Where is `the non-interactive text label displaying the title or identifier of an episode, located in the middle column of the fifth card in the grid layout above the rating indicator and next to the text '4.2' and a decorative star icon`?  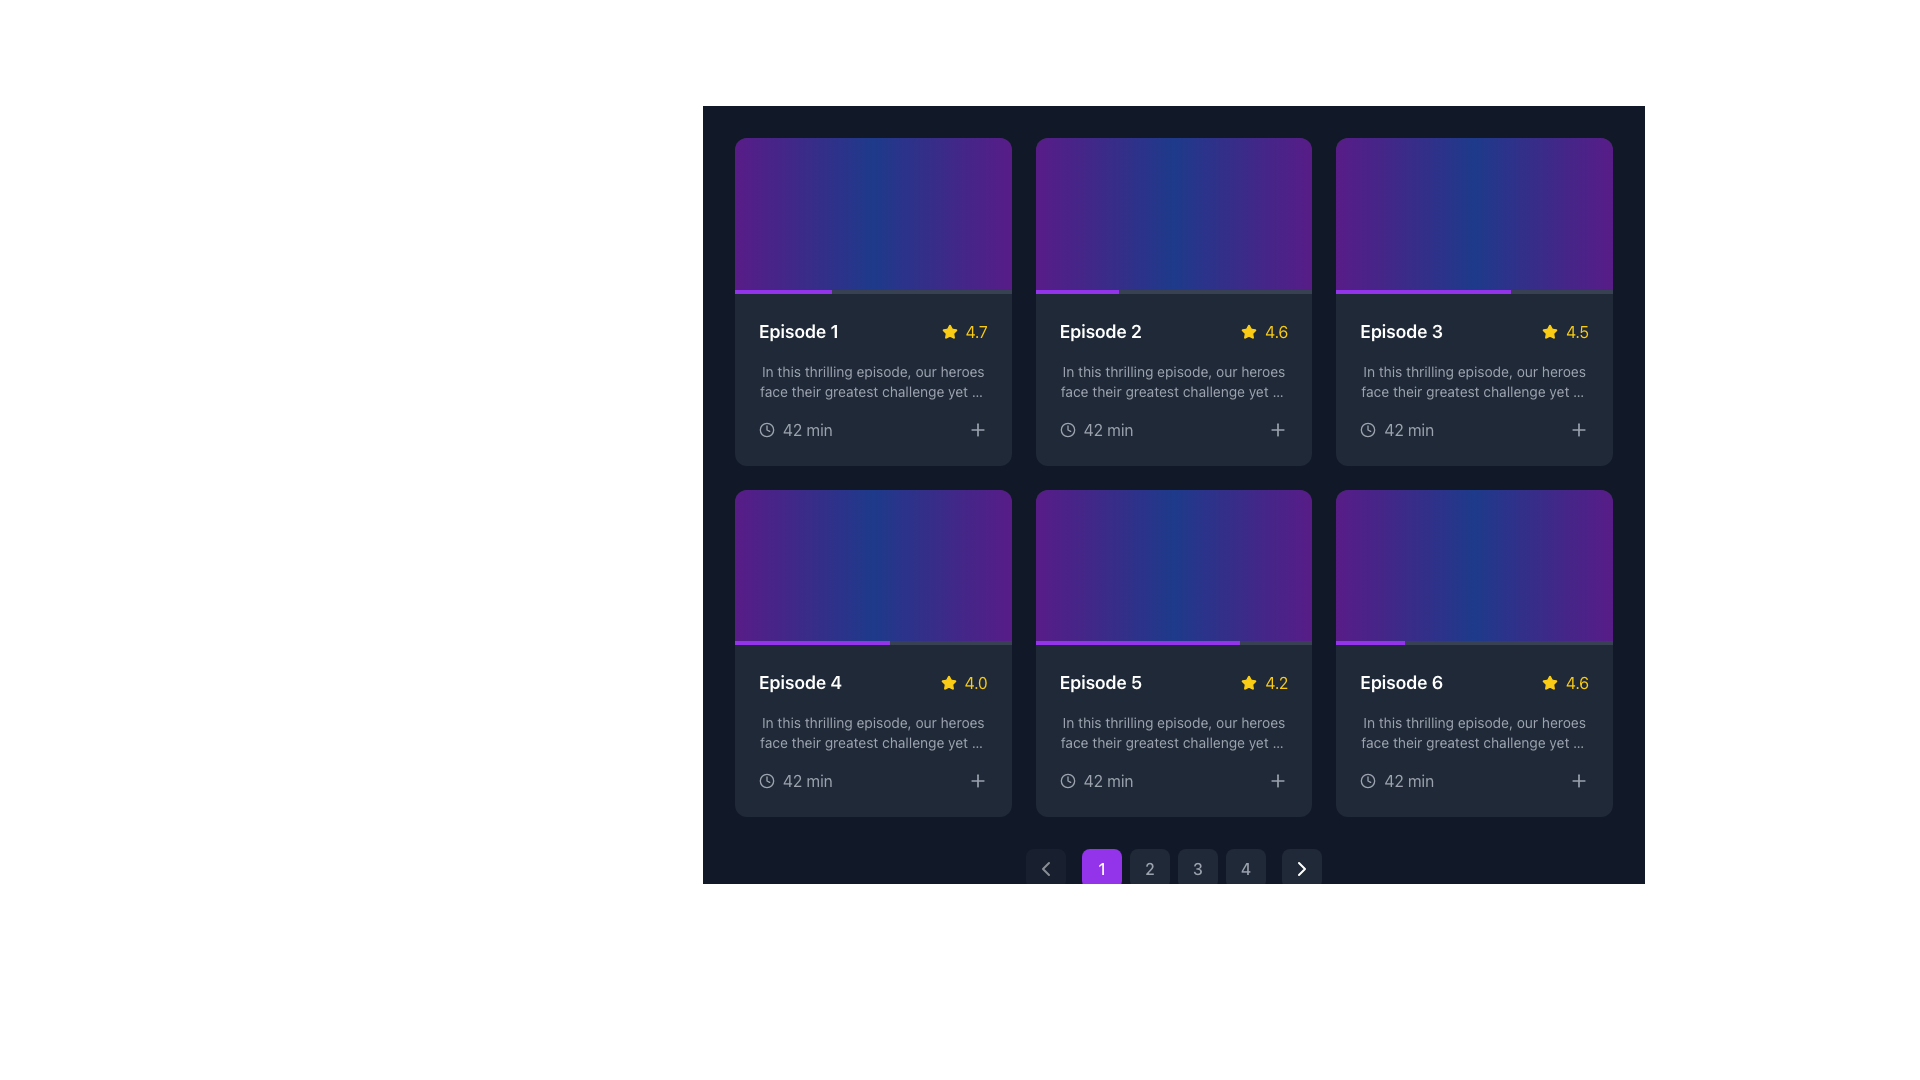 the non-interactive text label displaying the title or identifier of an episode, located in the middle column of the fifth card in the grid layout above the rating indicator and next to the text '4.2' and a decorative star icon is located at coordinates (1099, 682).